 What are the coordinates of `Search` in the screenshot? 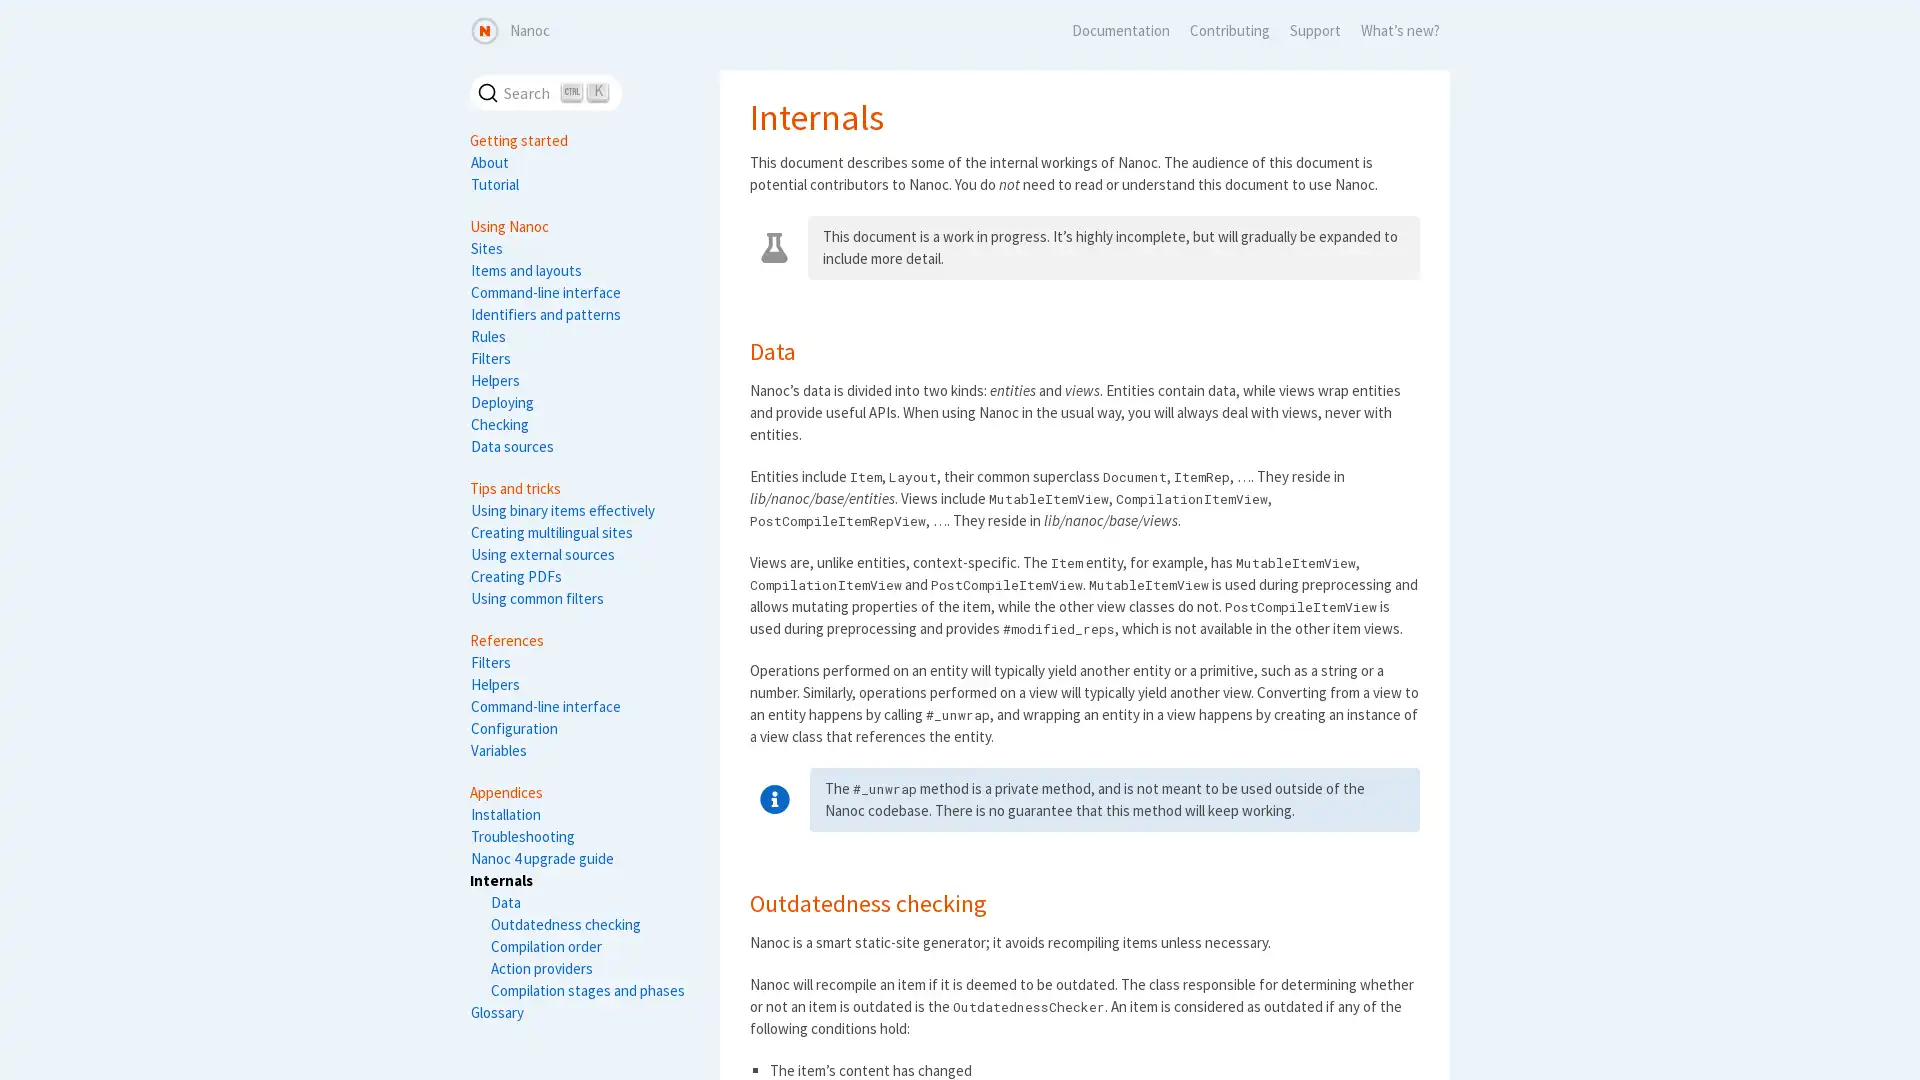 It's located at (546, 92).